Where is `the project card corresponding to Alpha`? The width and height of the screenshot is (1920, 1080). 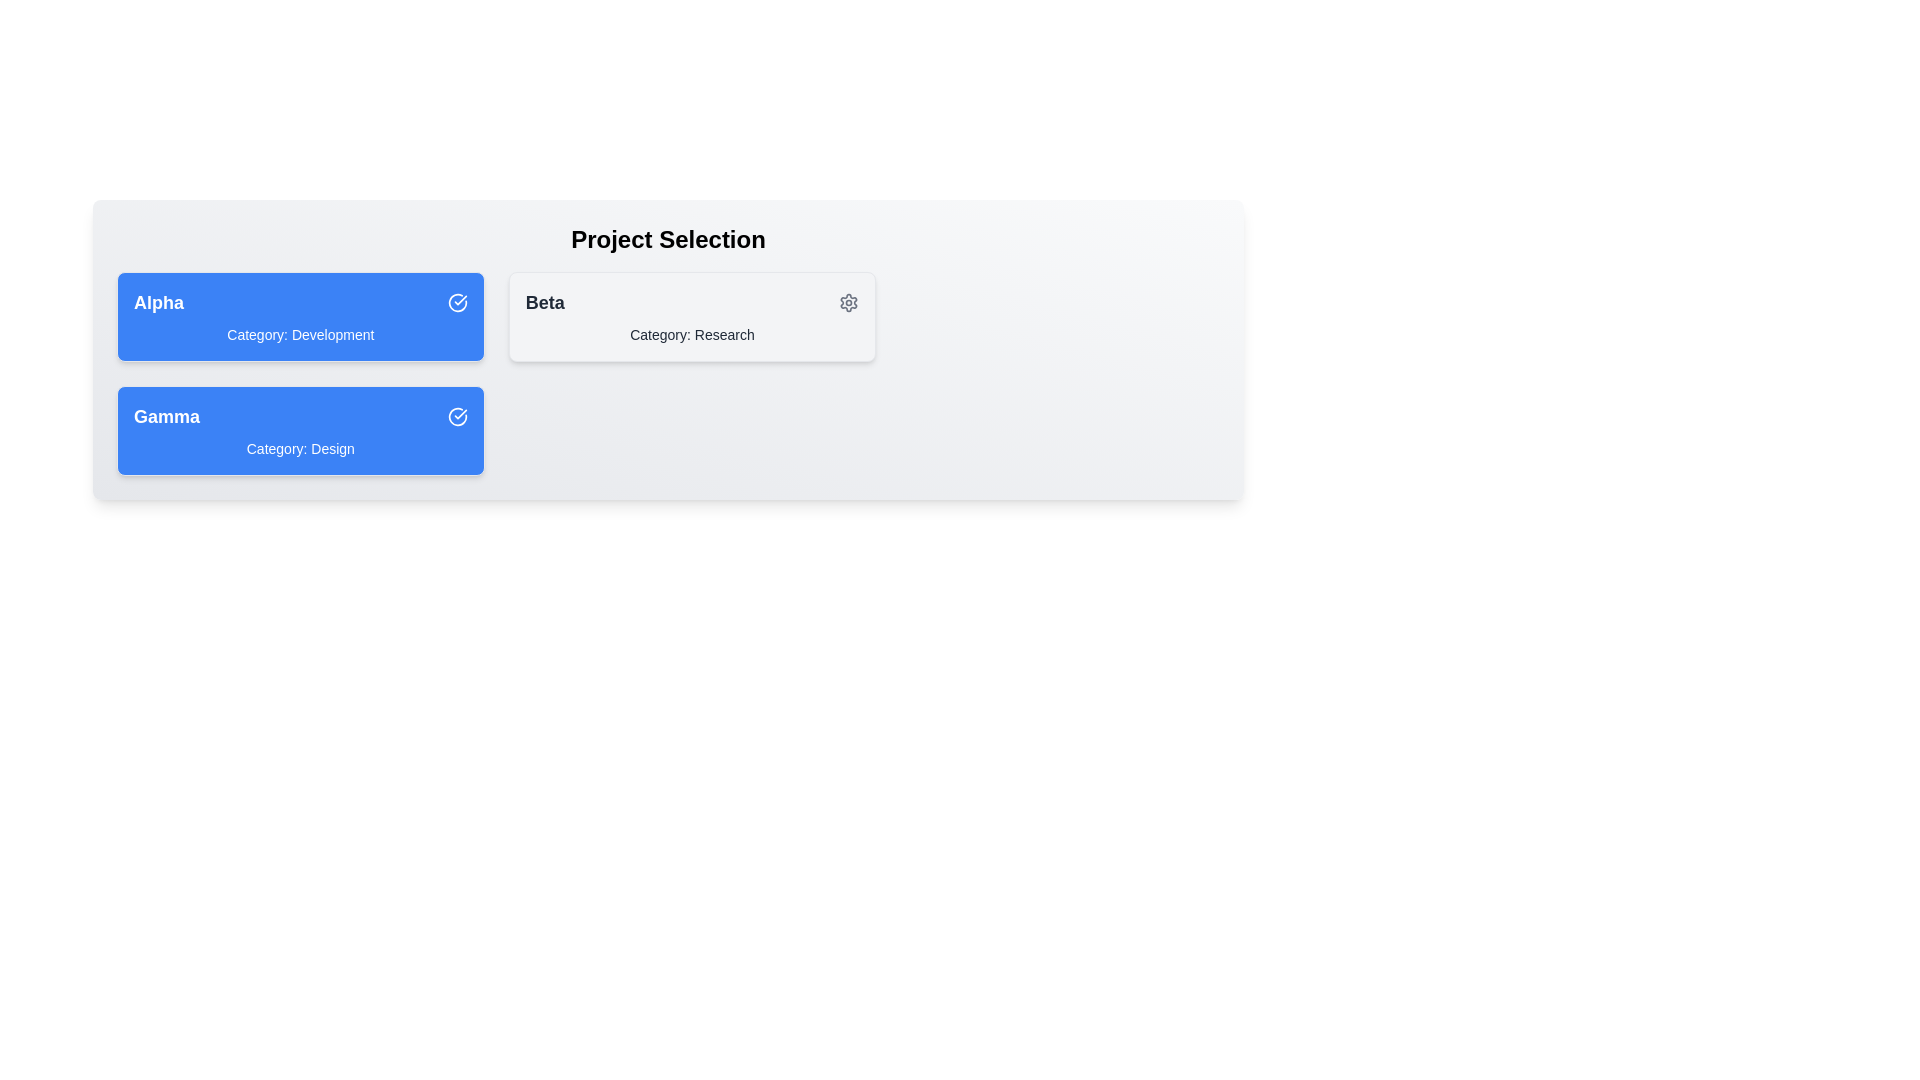 the project card corresponding to Alpha is located at coordinates (299, 315).